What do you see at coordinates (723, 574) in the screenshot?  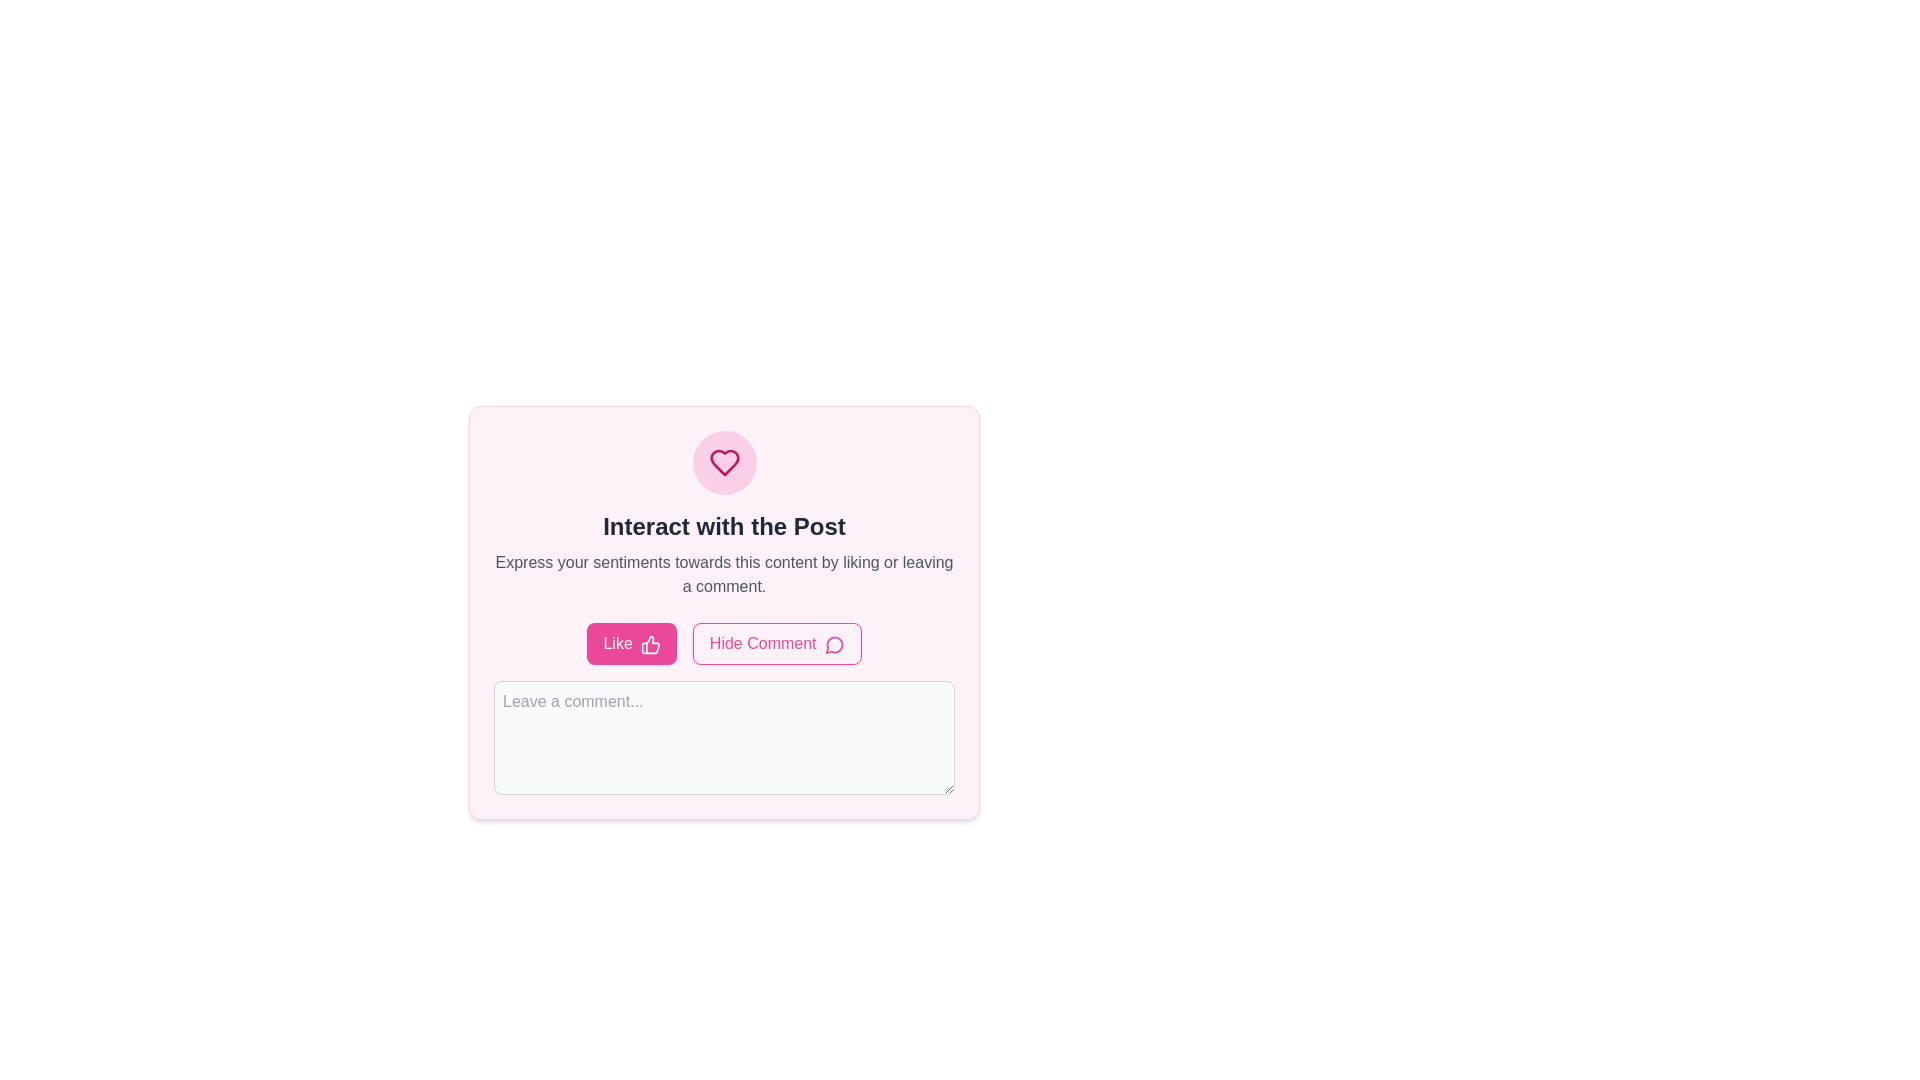 I see `the text content block that provides information or guidance to users about interaction options available for the post, located between the title 'Interact with the Post' and the 'Like' and 'Hide Comment' buttons` at bounding box center [723, 574].